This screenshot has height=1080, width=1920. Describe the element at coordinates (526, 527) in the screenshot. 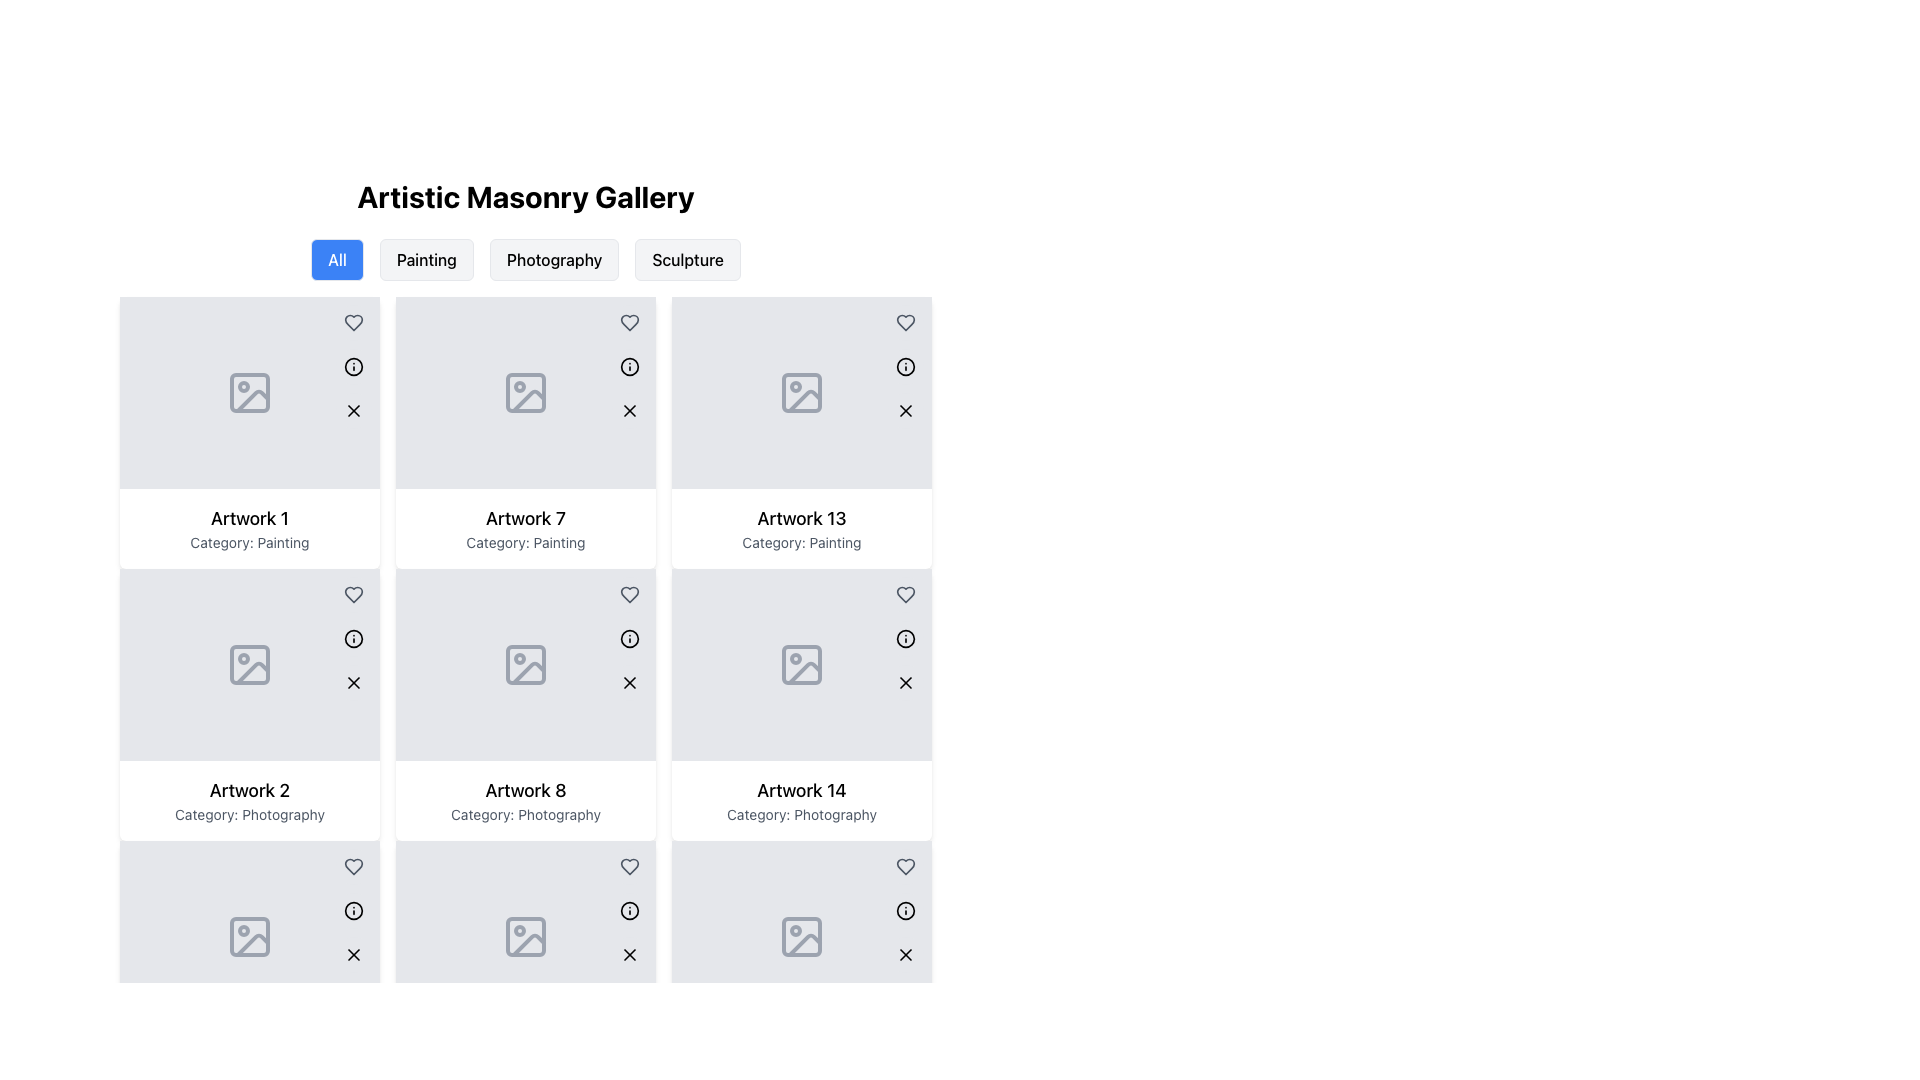

I see `the text block displaying the title 'Artwork 7' with a smaller gray text 'Category: Painting', located in the second column of the second row of the grid layout` at that location.